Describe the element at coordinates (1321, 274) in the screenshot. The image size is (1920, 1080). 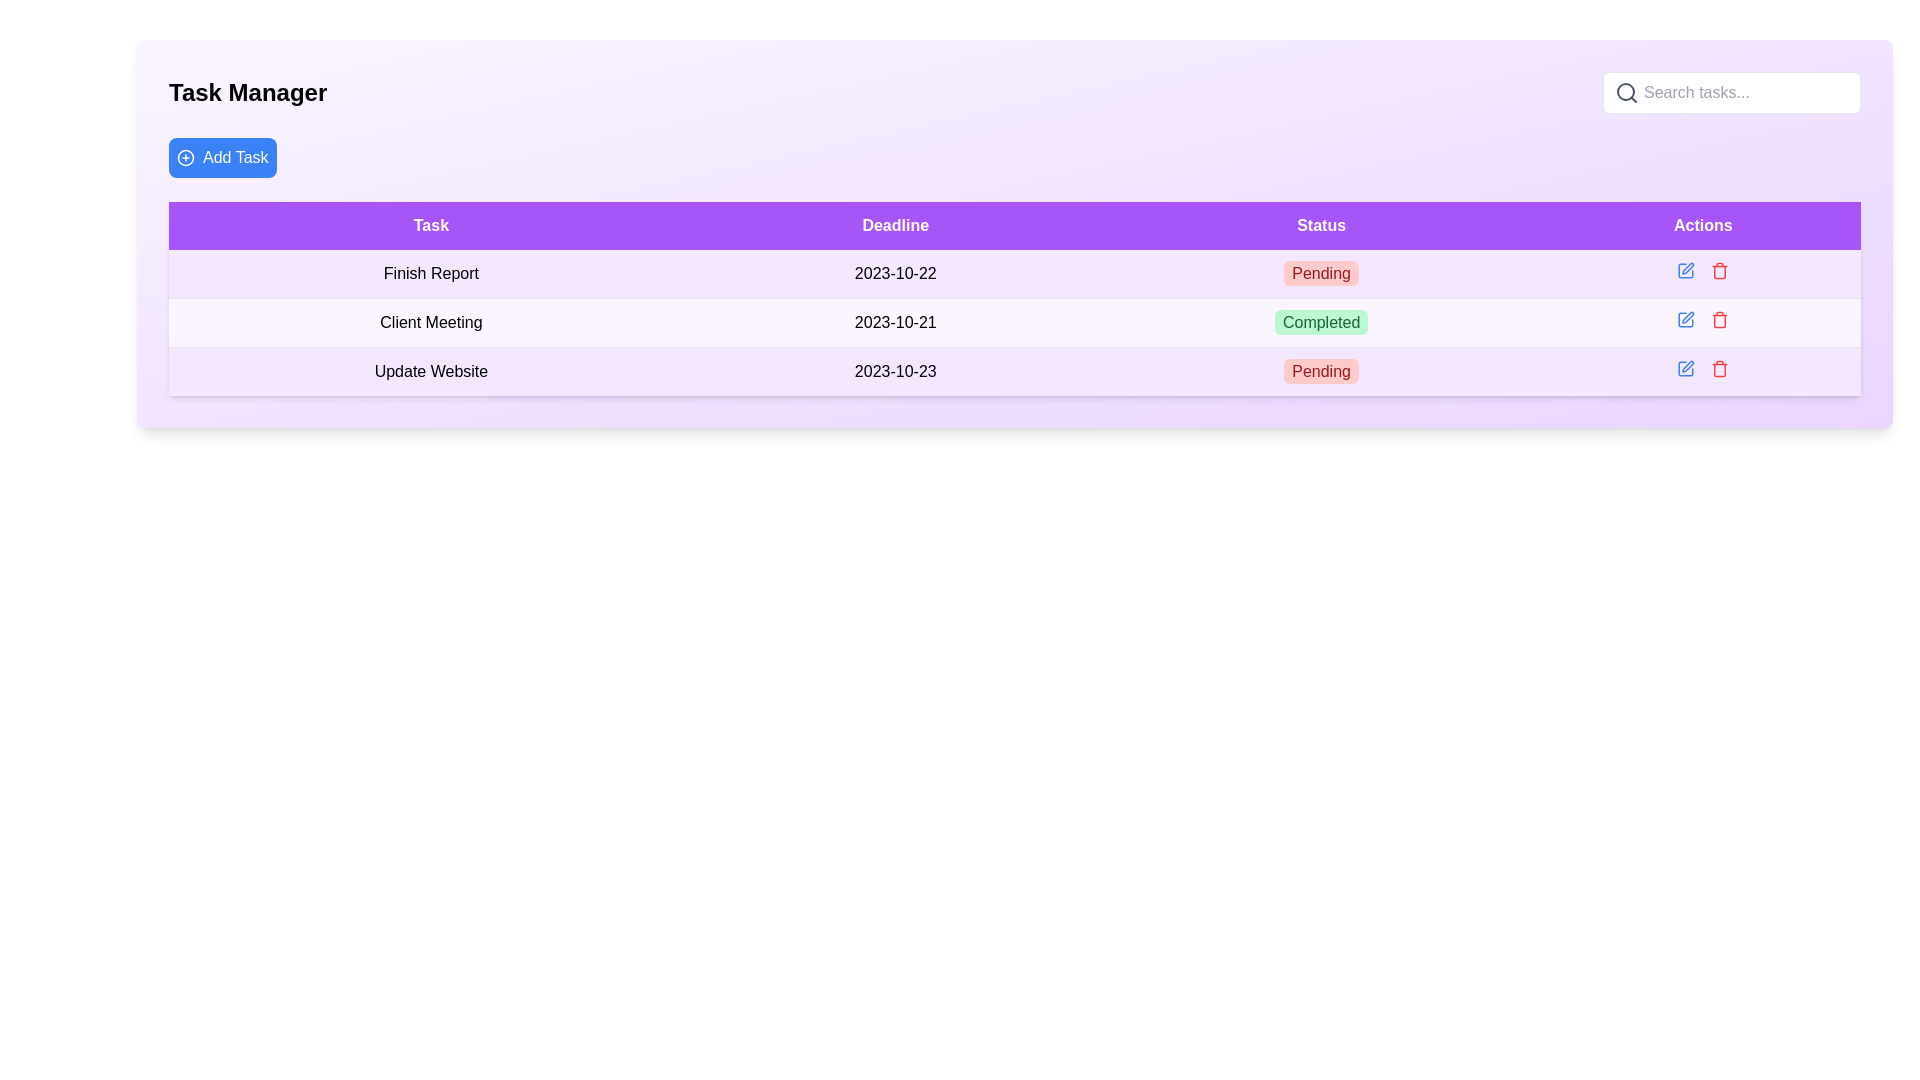
I see `the Status label indicating 'Pending' in the task management table, located in the third column of the second row` at that location.